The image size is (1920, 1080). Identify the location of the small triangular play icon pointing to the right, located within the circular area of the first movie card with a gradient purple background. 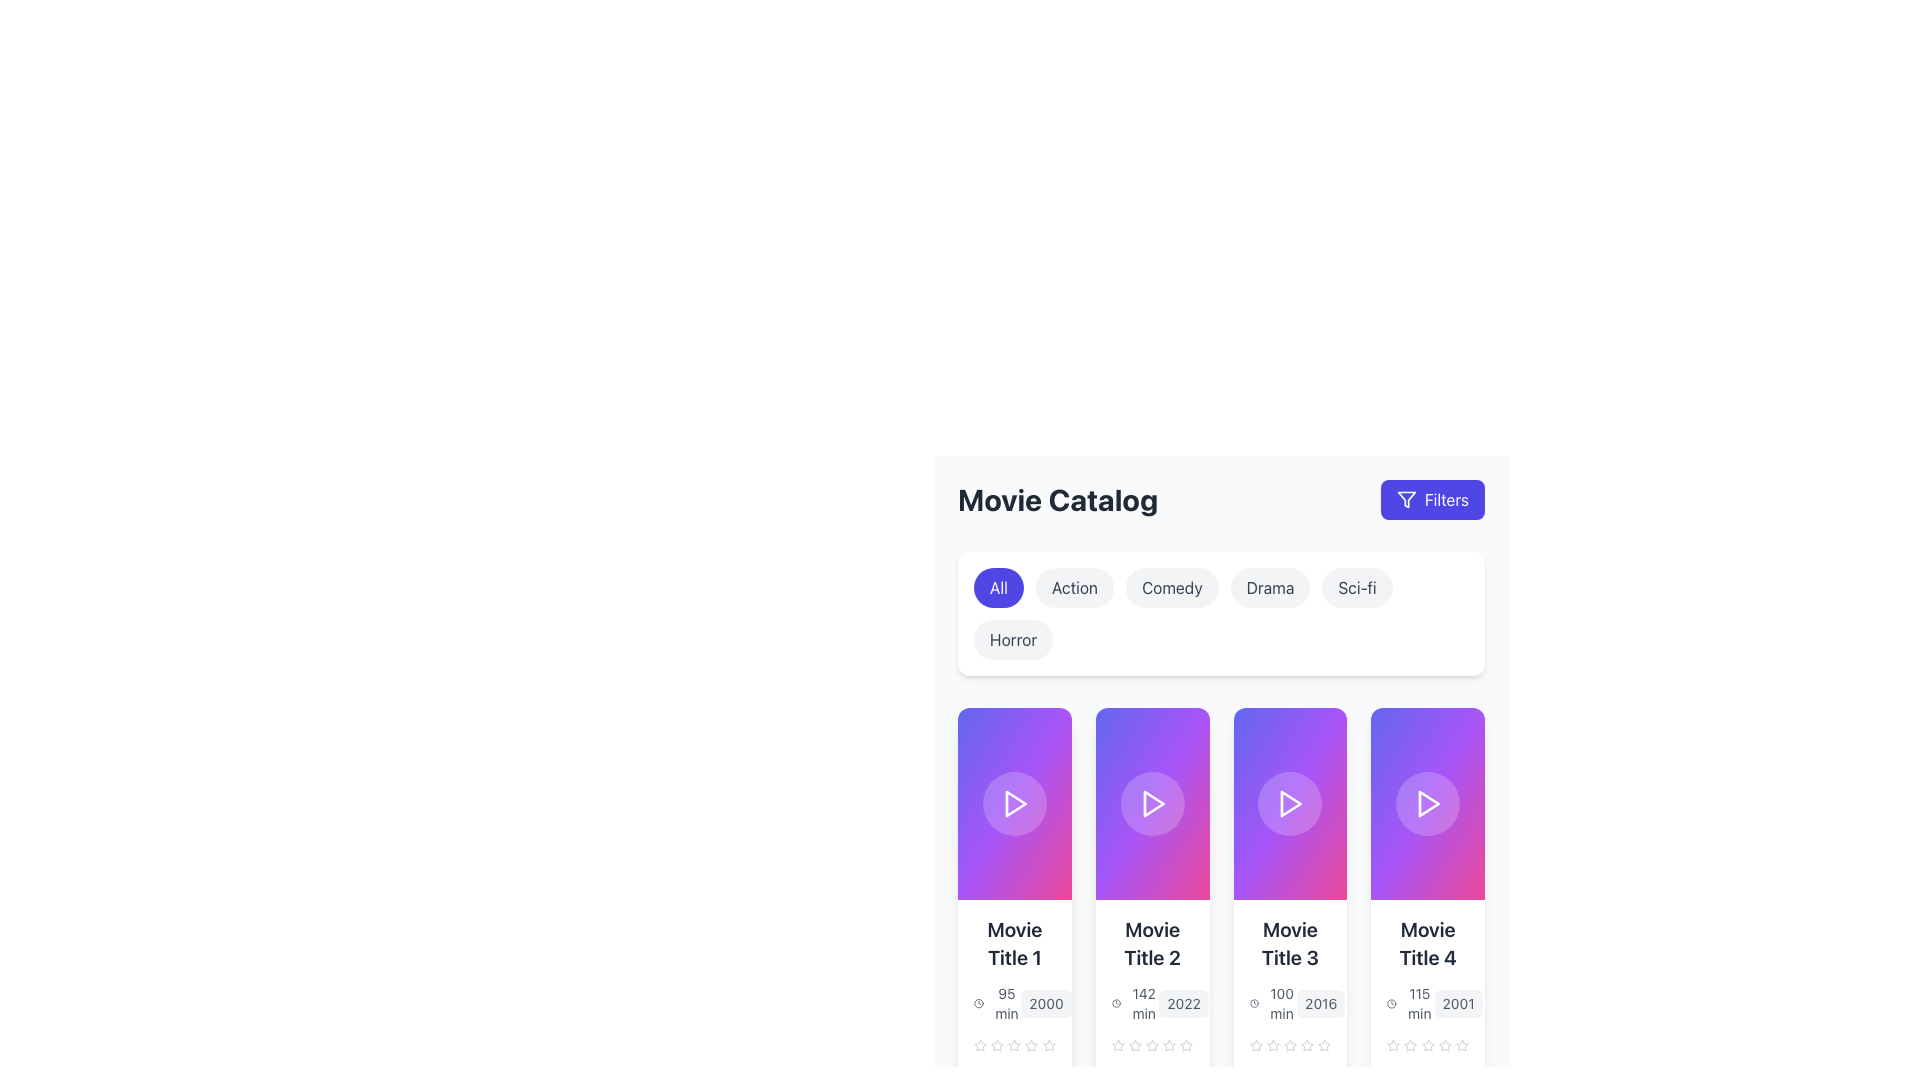
(1016, 802).